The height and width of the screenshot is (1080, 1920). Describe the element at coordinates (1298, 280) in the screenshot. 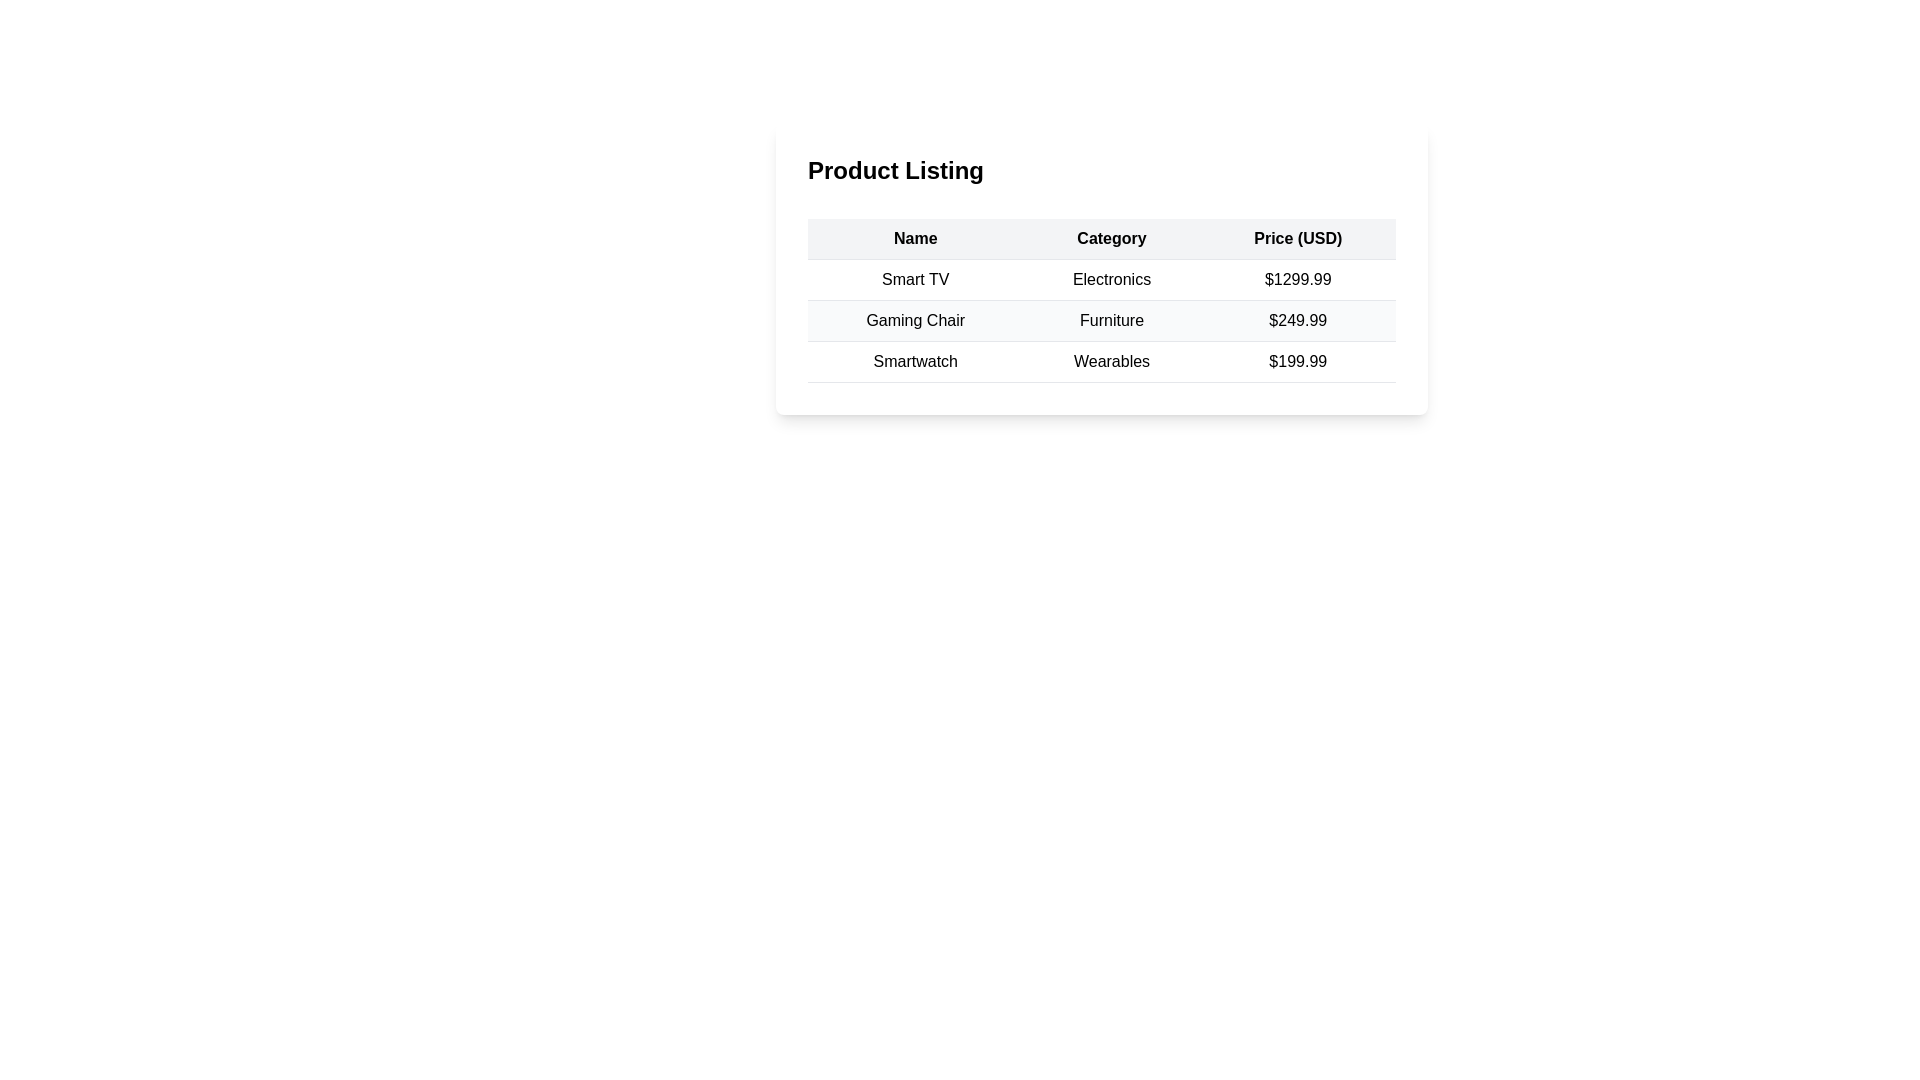

I see `text value of the price label '$1299.99' located in the first row of the data table under the 'Price (USD)' column` at that location.